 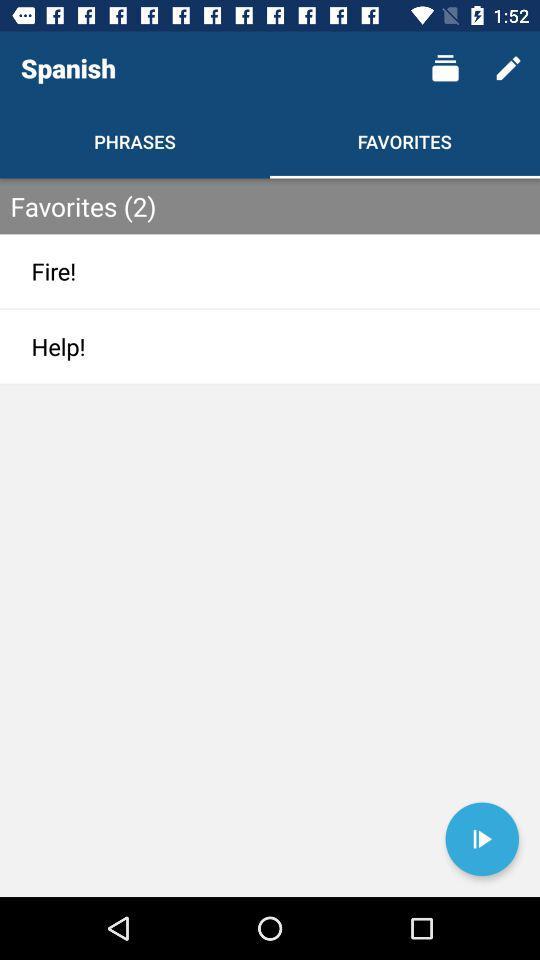 I want to click on the item next to the spanish icon, so click(x=445, y=68).